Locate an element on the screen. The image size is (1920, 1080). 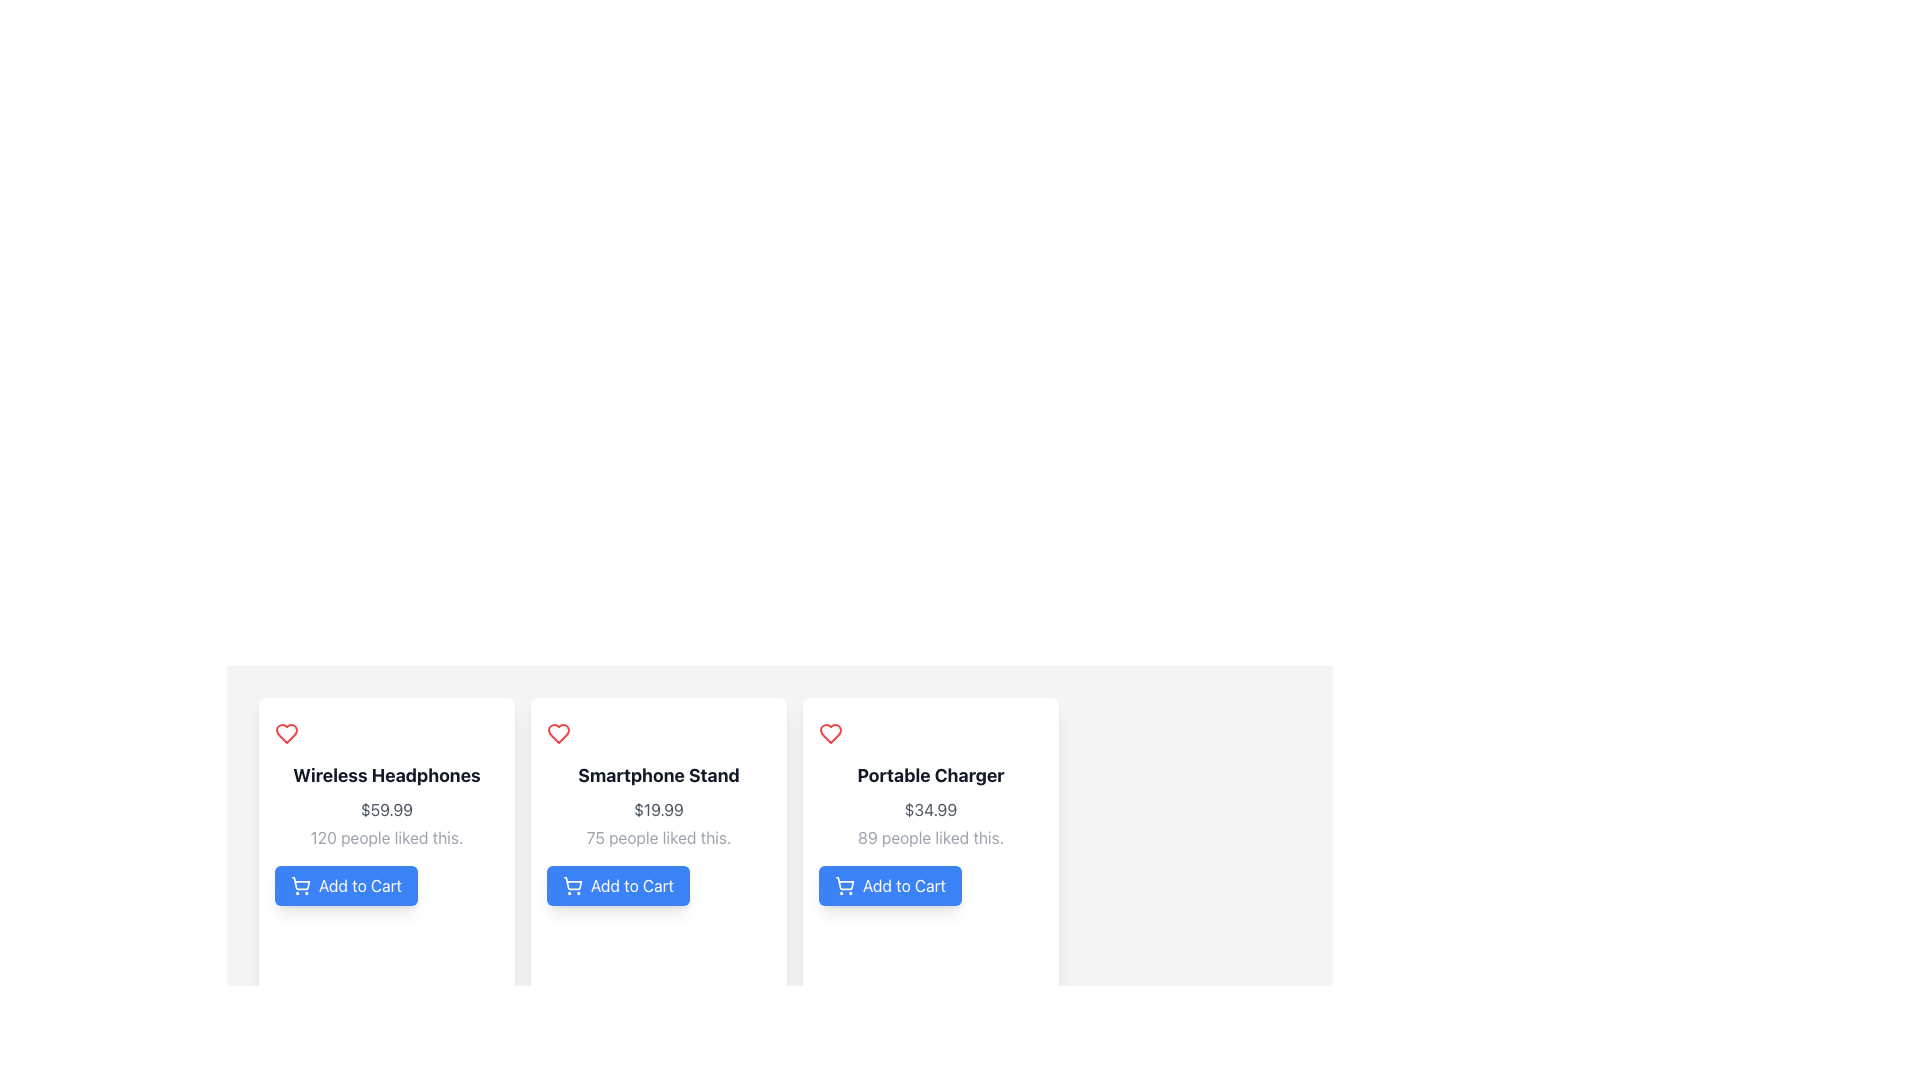
the Static Text Label that displays the price '$34.99' for the Portable Charger, which is located within the product card is located at coordinates (930, 810).